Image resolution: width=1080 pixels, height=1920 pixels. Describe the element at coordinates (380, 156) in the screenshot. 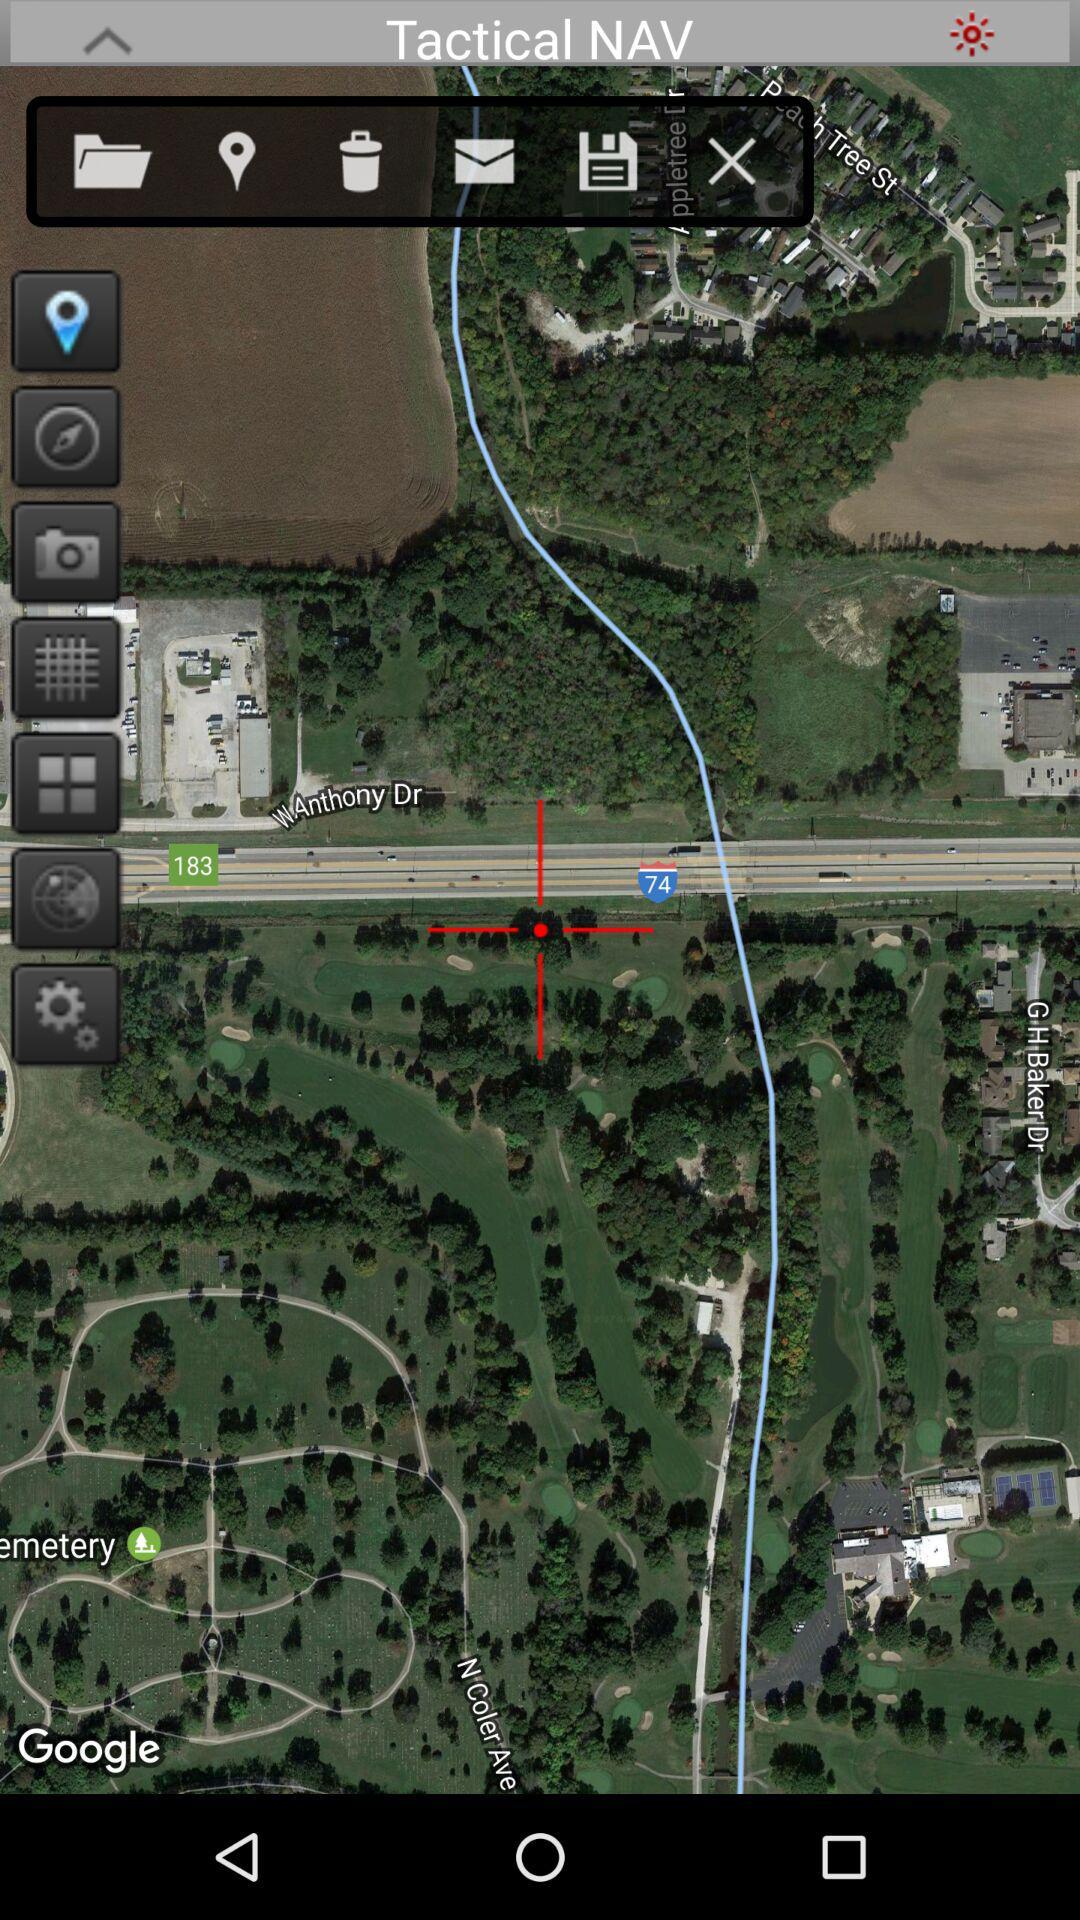

I see `removed items` at that location.